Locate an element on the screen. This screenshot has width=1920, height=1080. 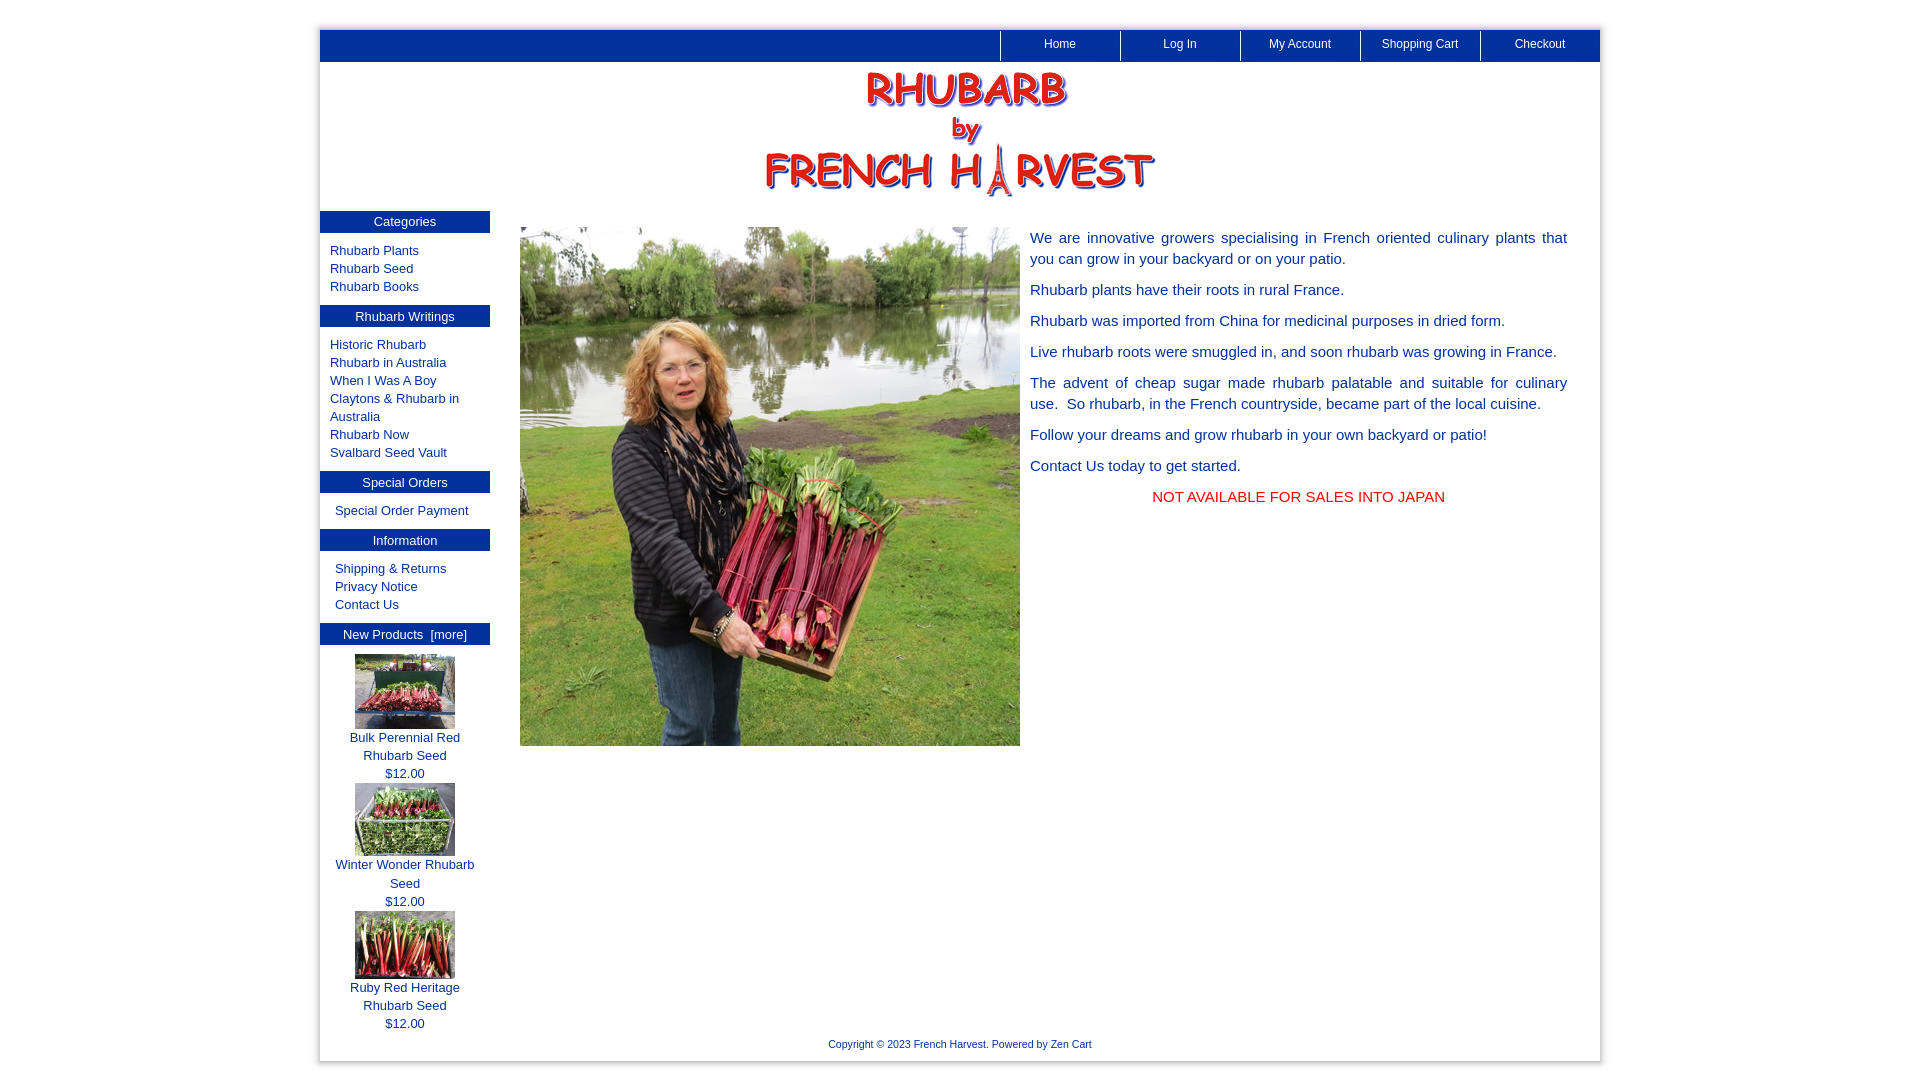
'Winter Wonder Rhubarb Seed' is located at coordinates (403, 866).